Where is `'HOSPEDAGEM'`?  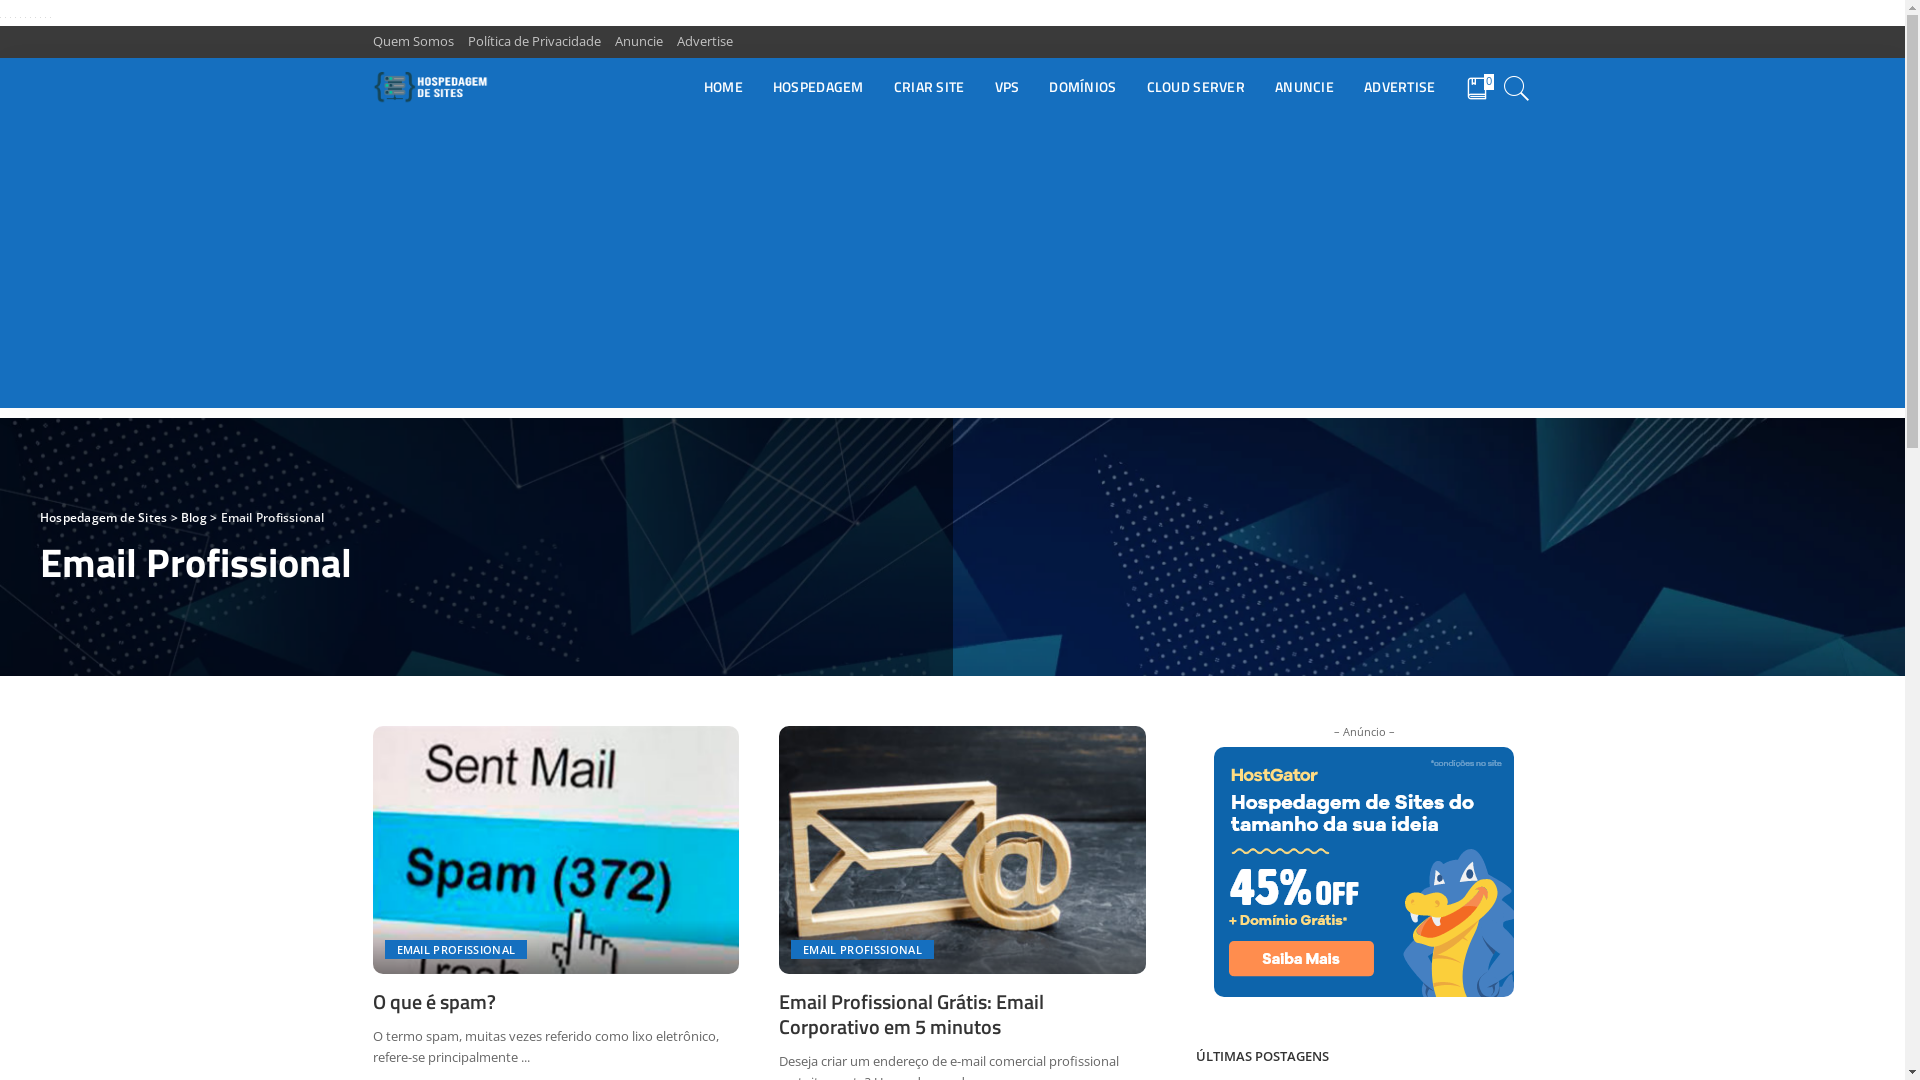 'HOSPEDAGEM' is located at coordinates (757, 87).